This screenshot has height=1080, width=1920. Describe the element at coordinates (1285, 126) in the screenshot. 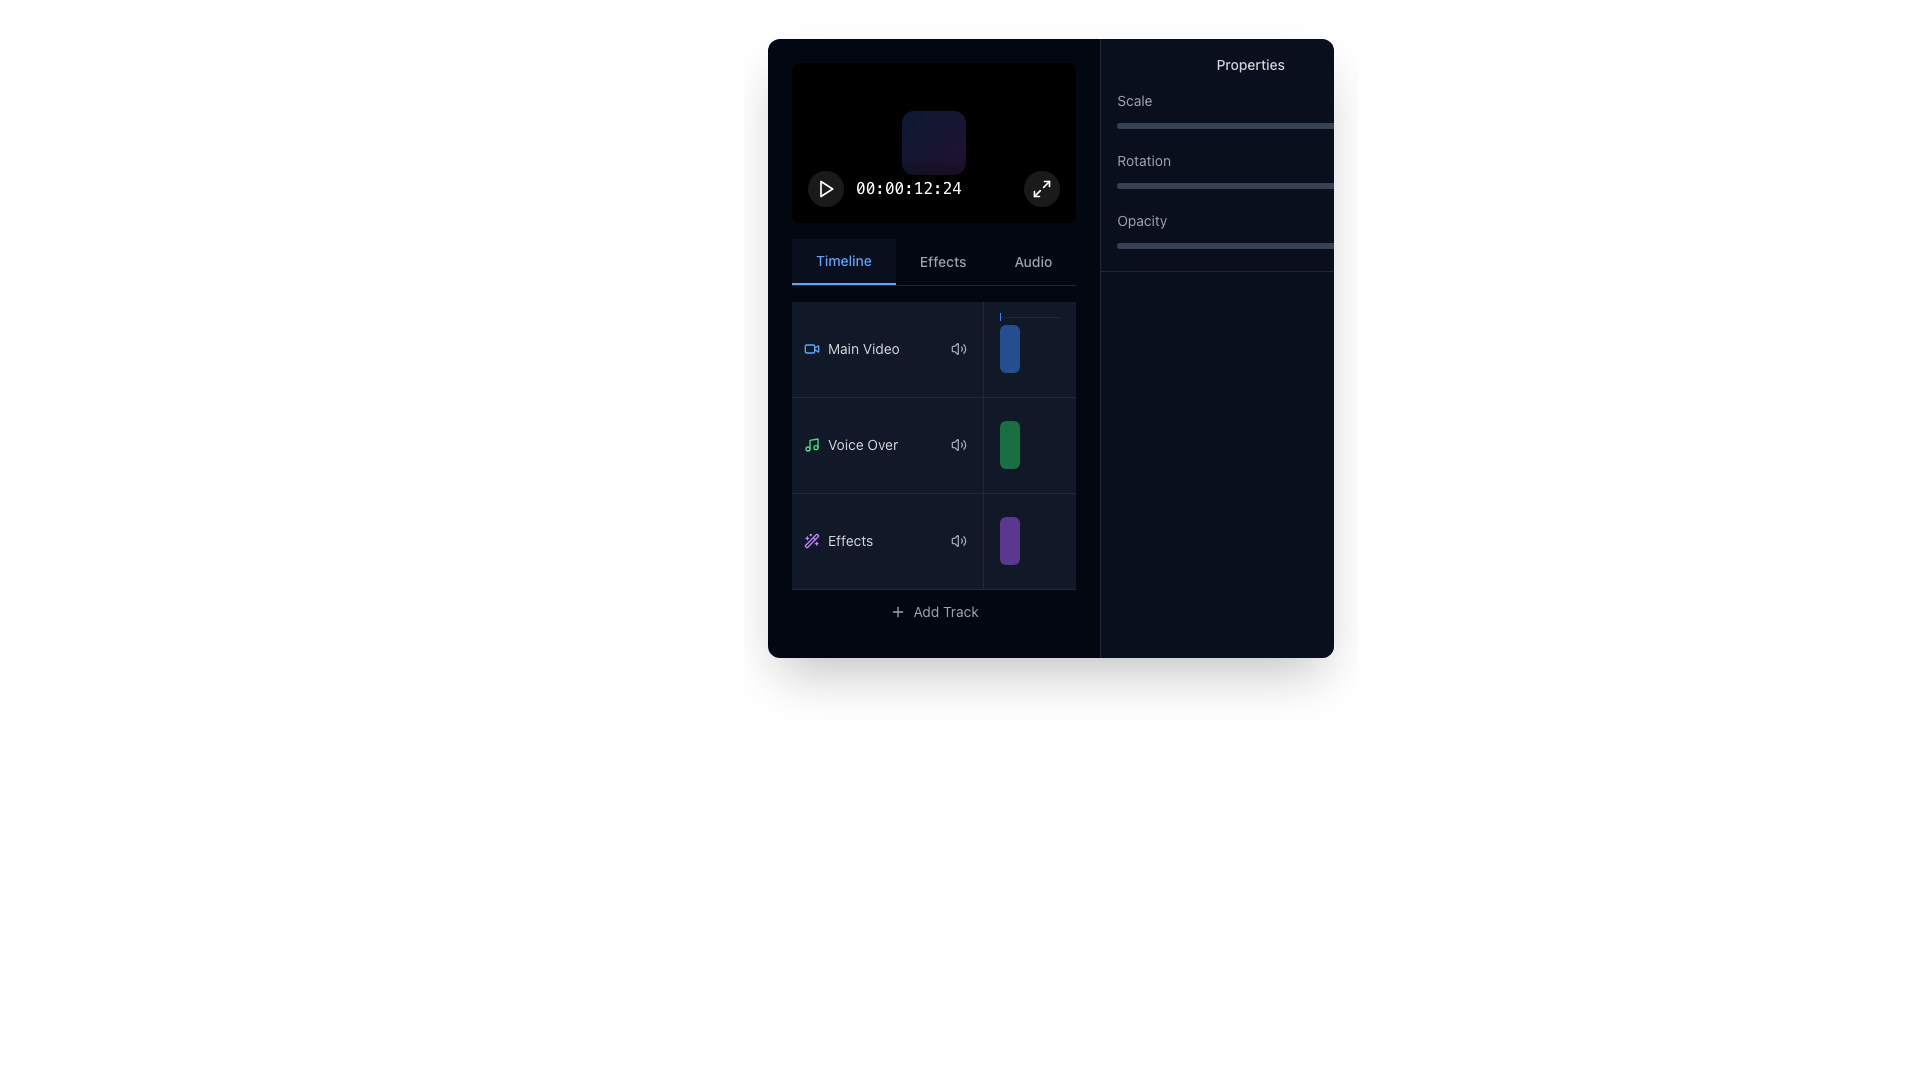

I see `the scale slider` at that location.